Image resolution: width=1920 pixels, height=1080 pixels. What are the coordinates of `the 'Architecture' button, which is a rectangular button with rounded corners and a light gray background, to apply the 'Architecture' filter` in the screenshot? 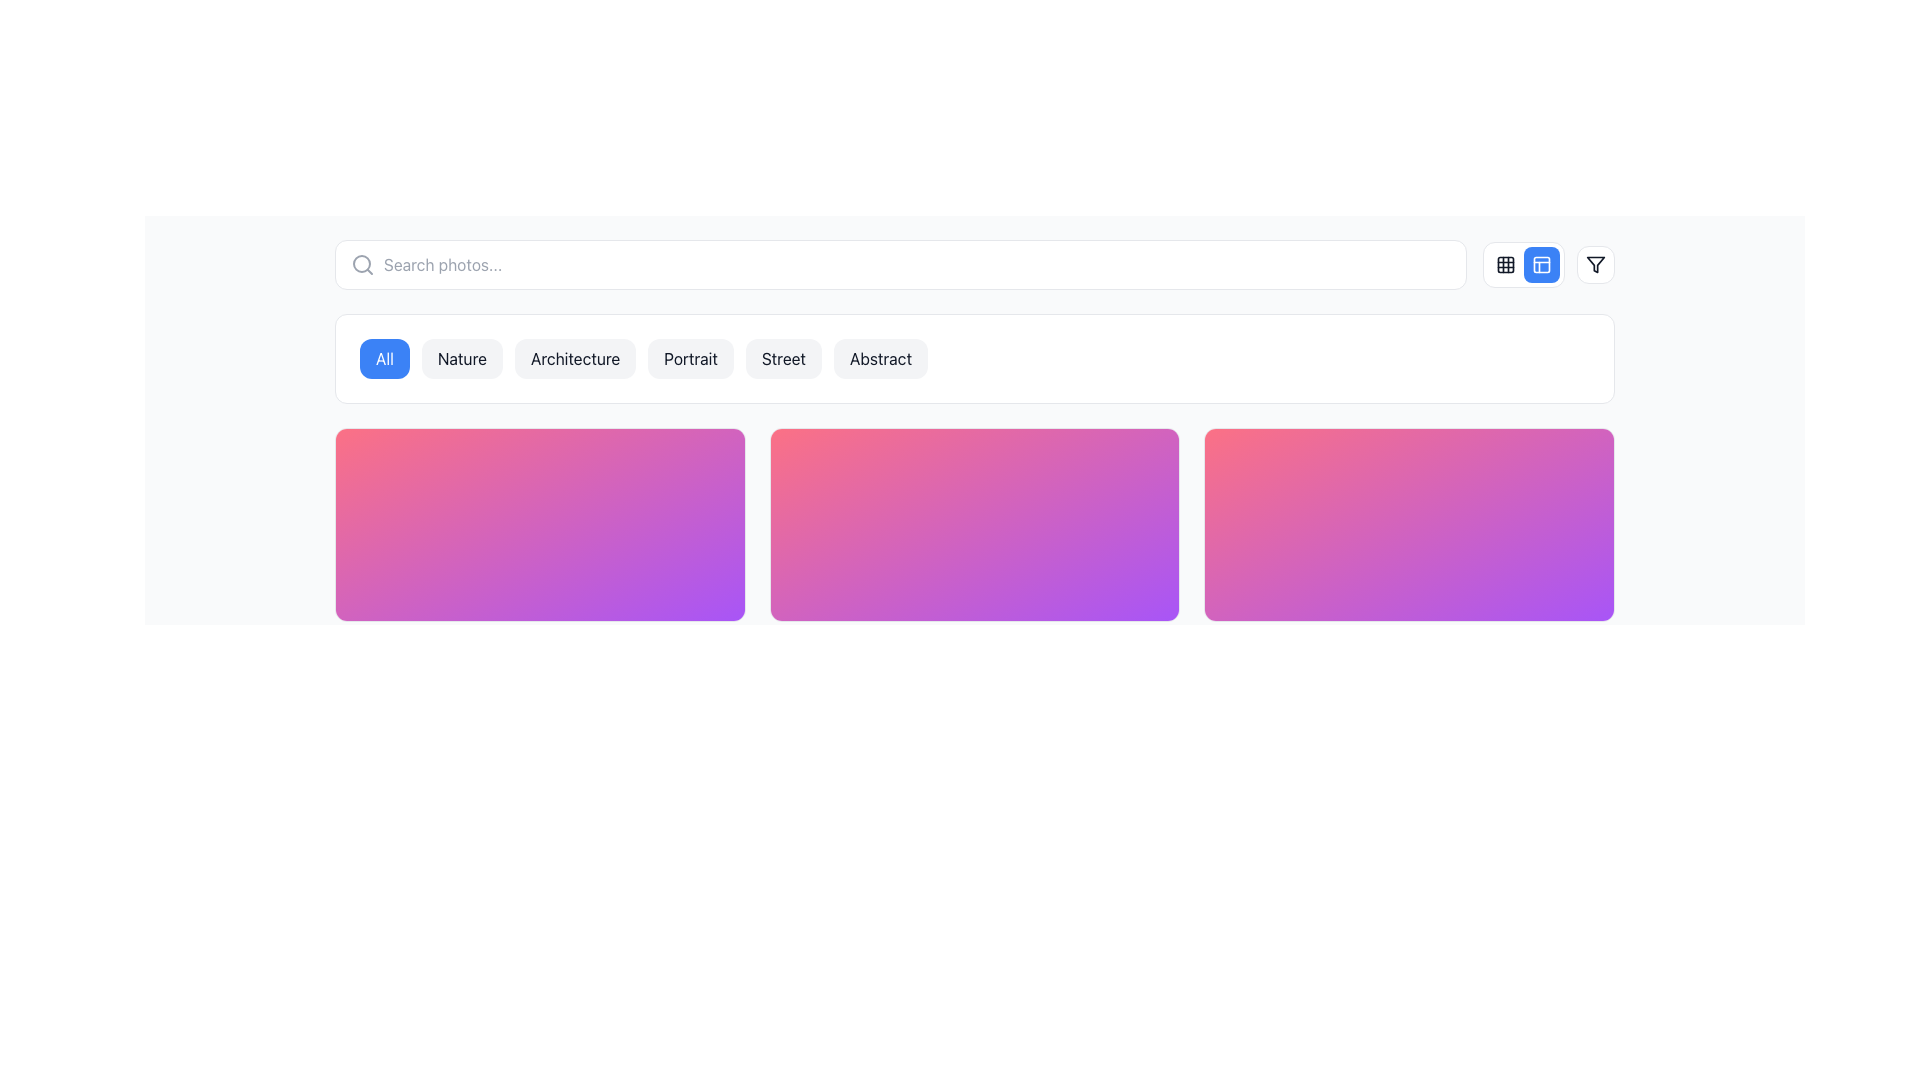 It's located at (574, 357).